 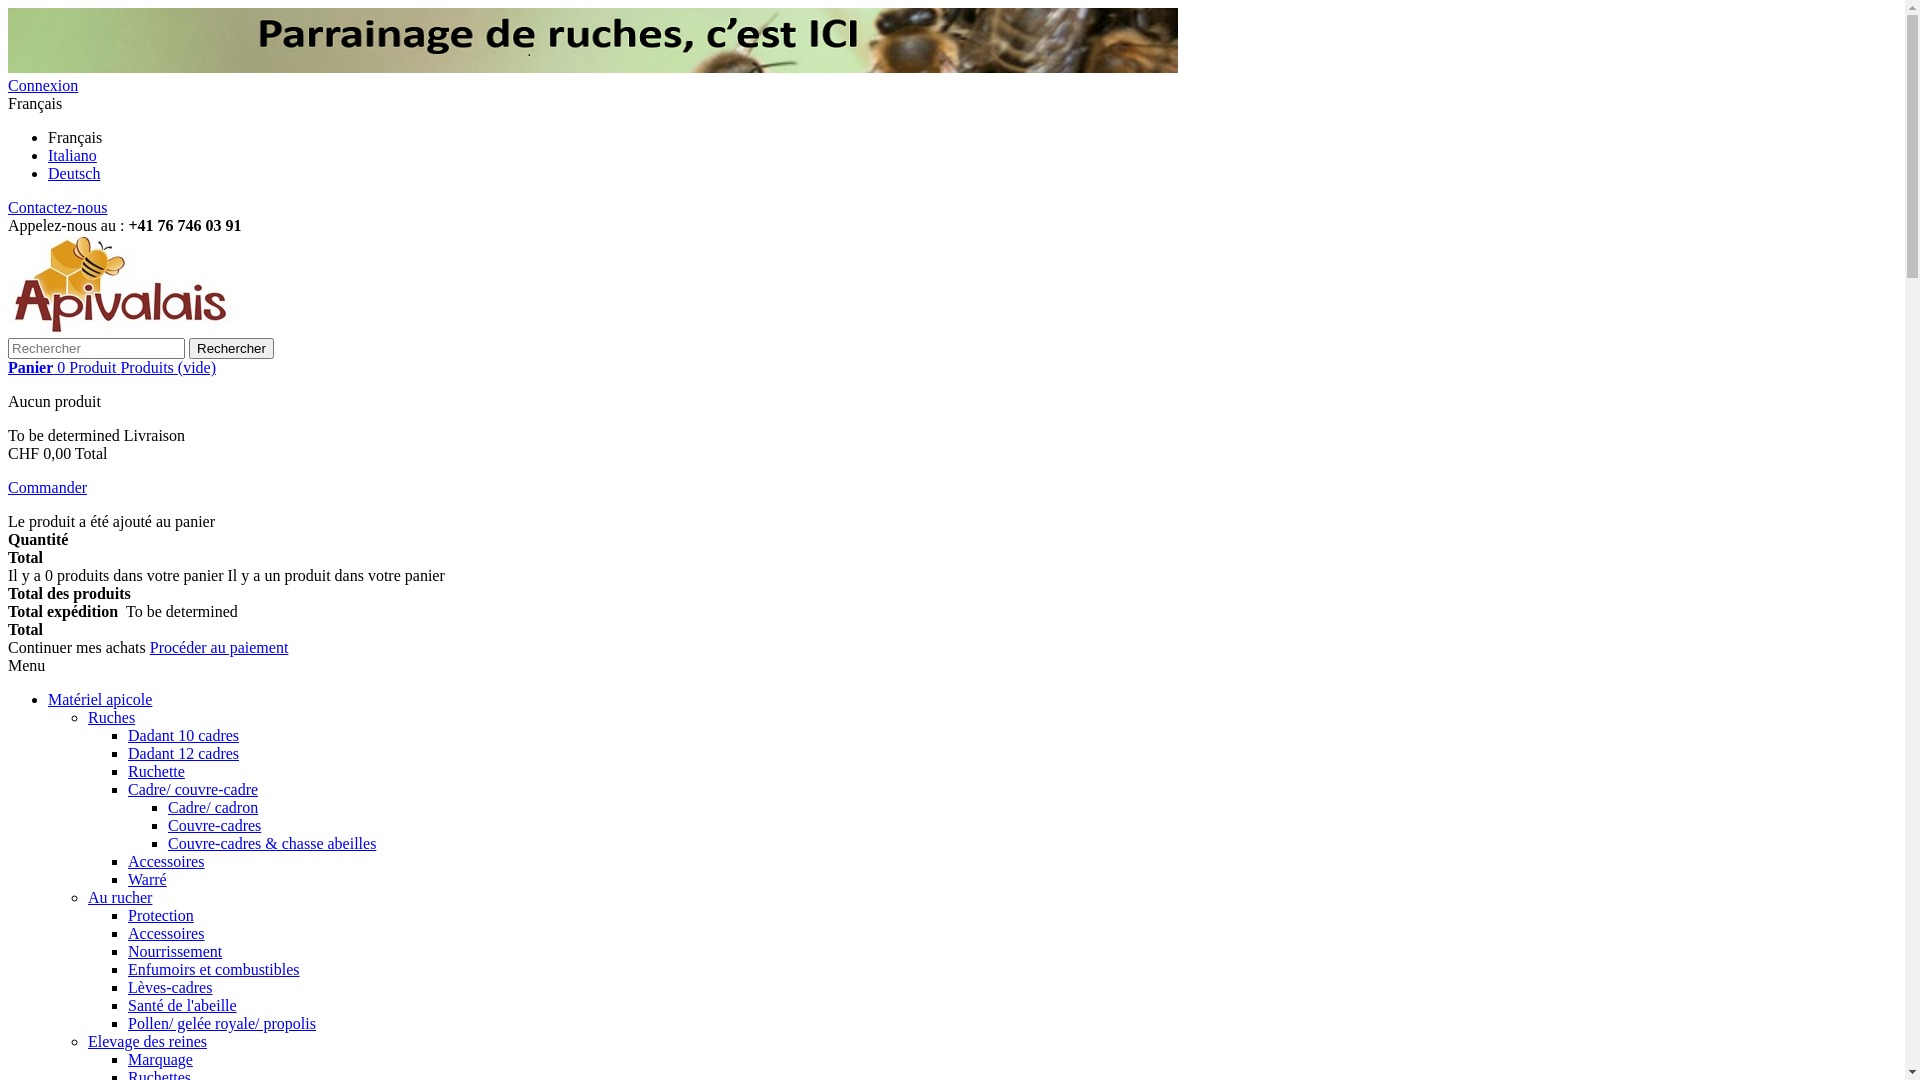 What do you see at coordinates (127, 950) in the screenshot?
I see `'Nourrissement'` at bounding box center [127, 950].